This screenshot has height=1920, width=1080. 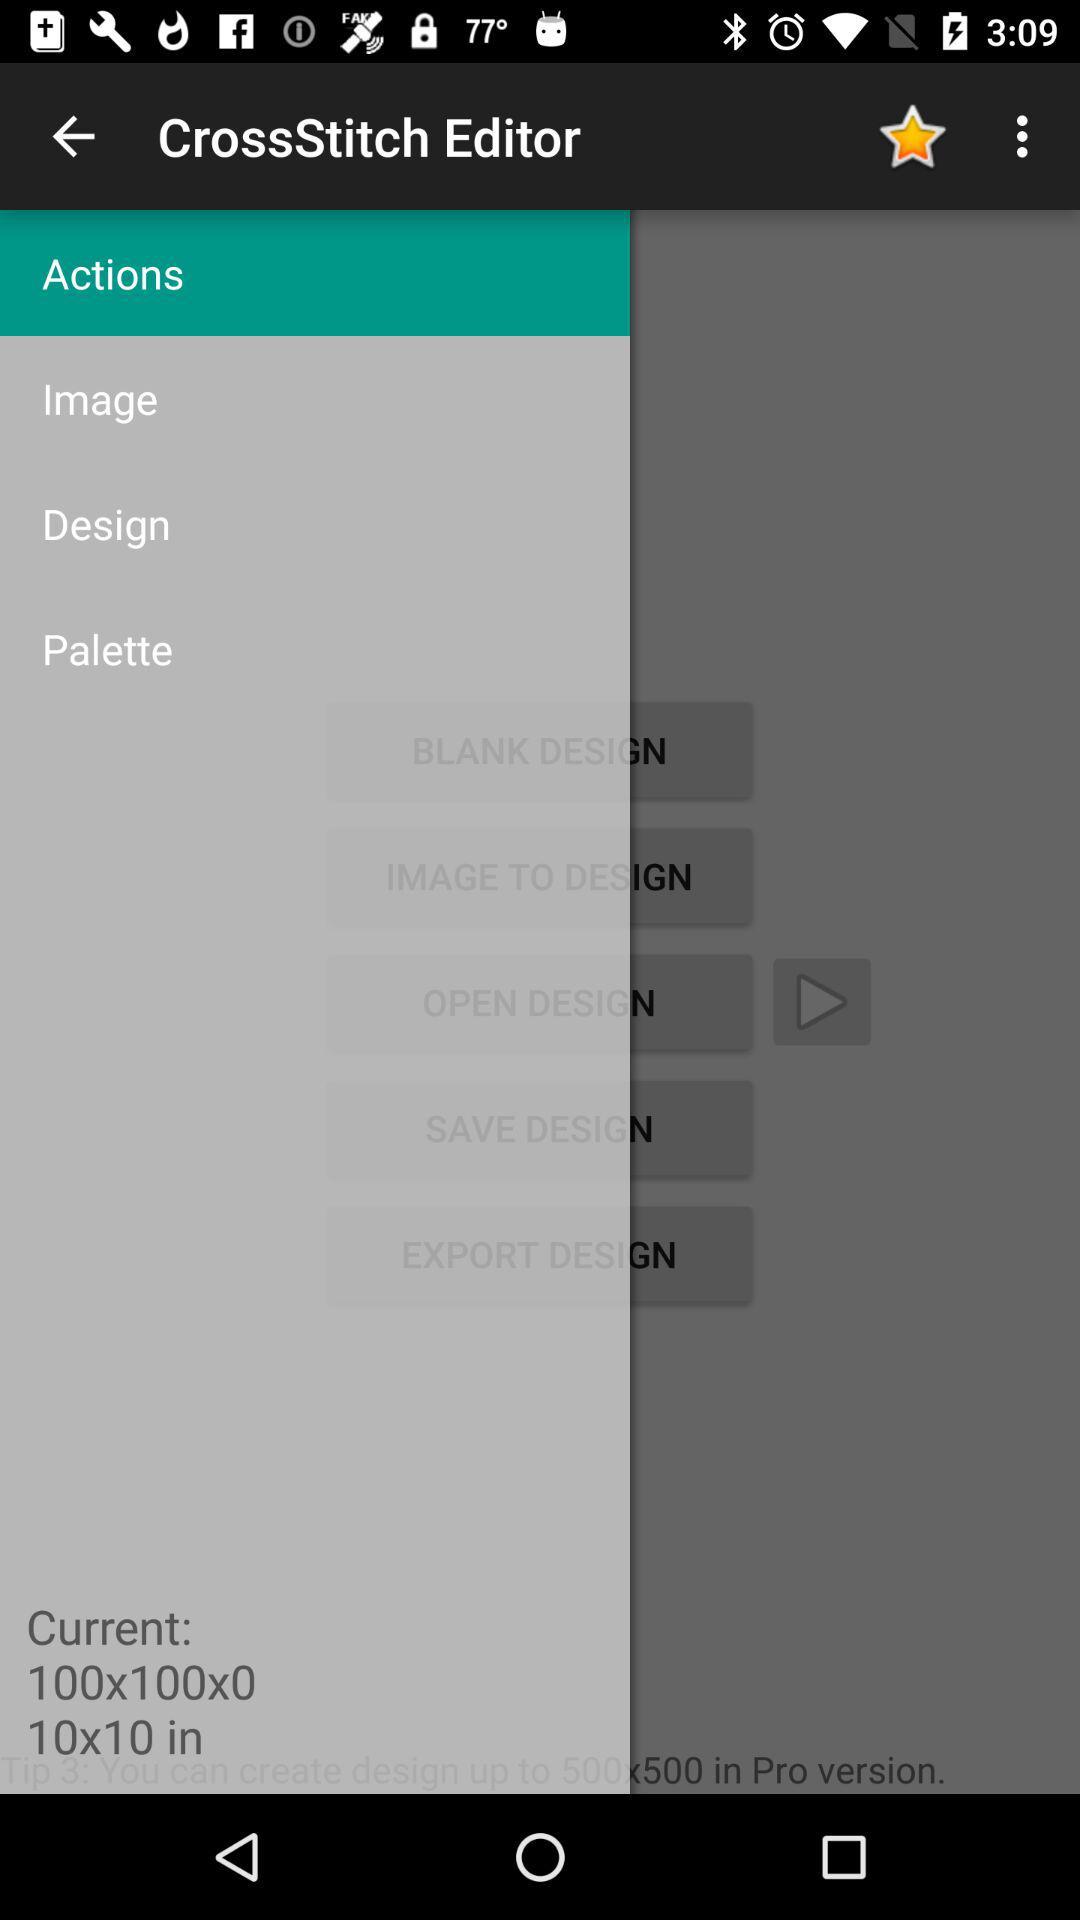 What do you see at coordinates (72, 135) in the screenshot?
I see `item to the left of crossstitch editor app` at bounding box center [72, 135].